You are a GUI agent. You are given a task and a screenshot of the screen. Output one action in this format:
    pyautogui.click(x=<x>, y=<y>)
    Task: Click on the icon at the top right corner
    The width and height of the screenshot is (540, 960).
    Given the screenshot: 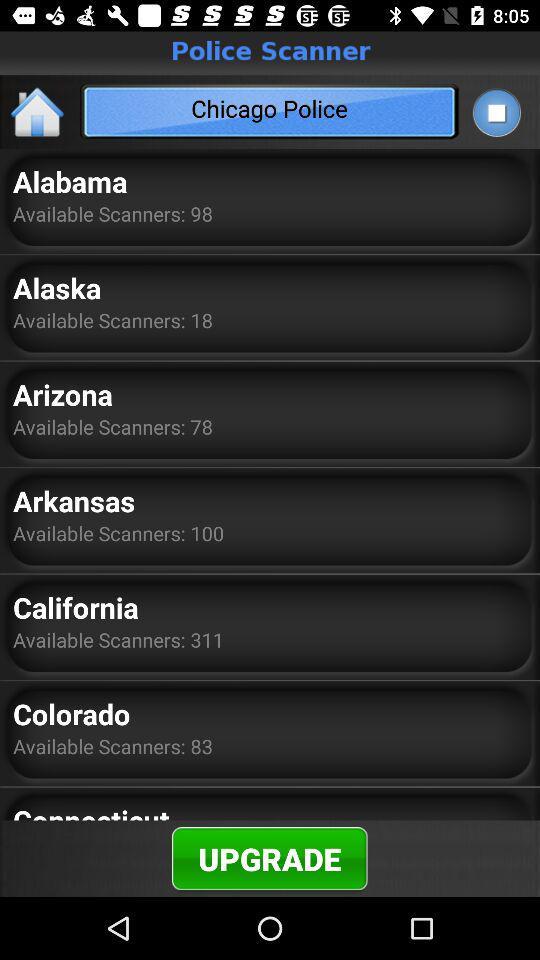 What is the action you would take?
    pyautogui.click(x=495, y=112)
    